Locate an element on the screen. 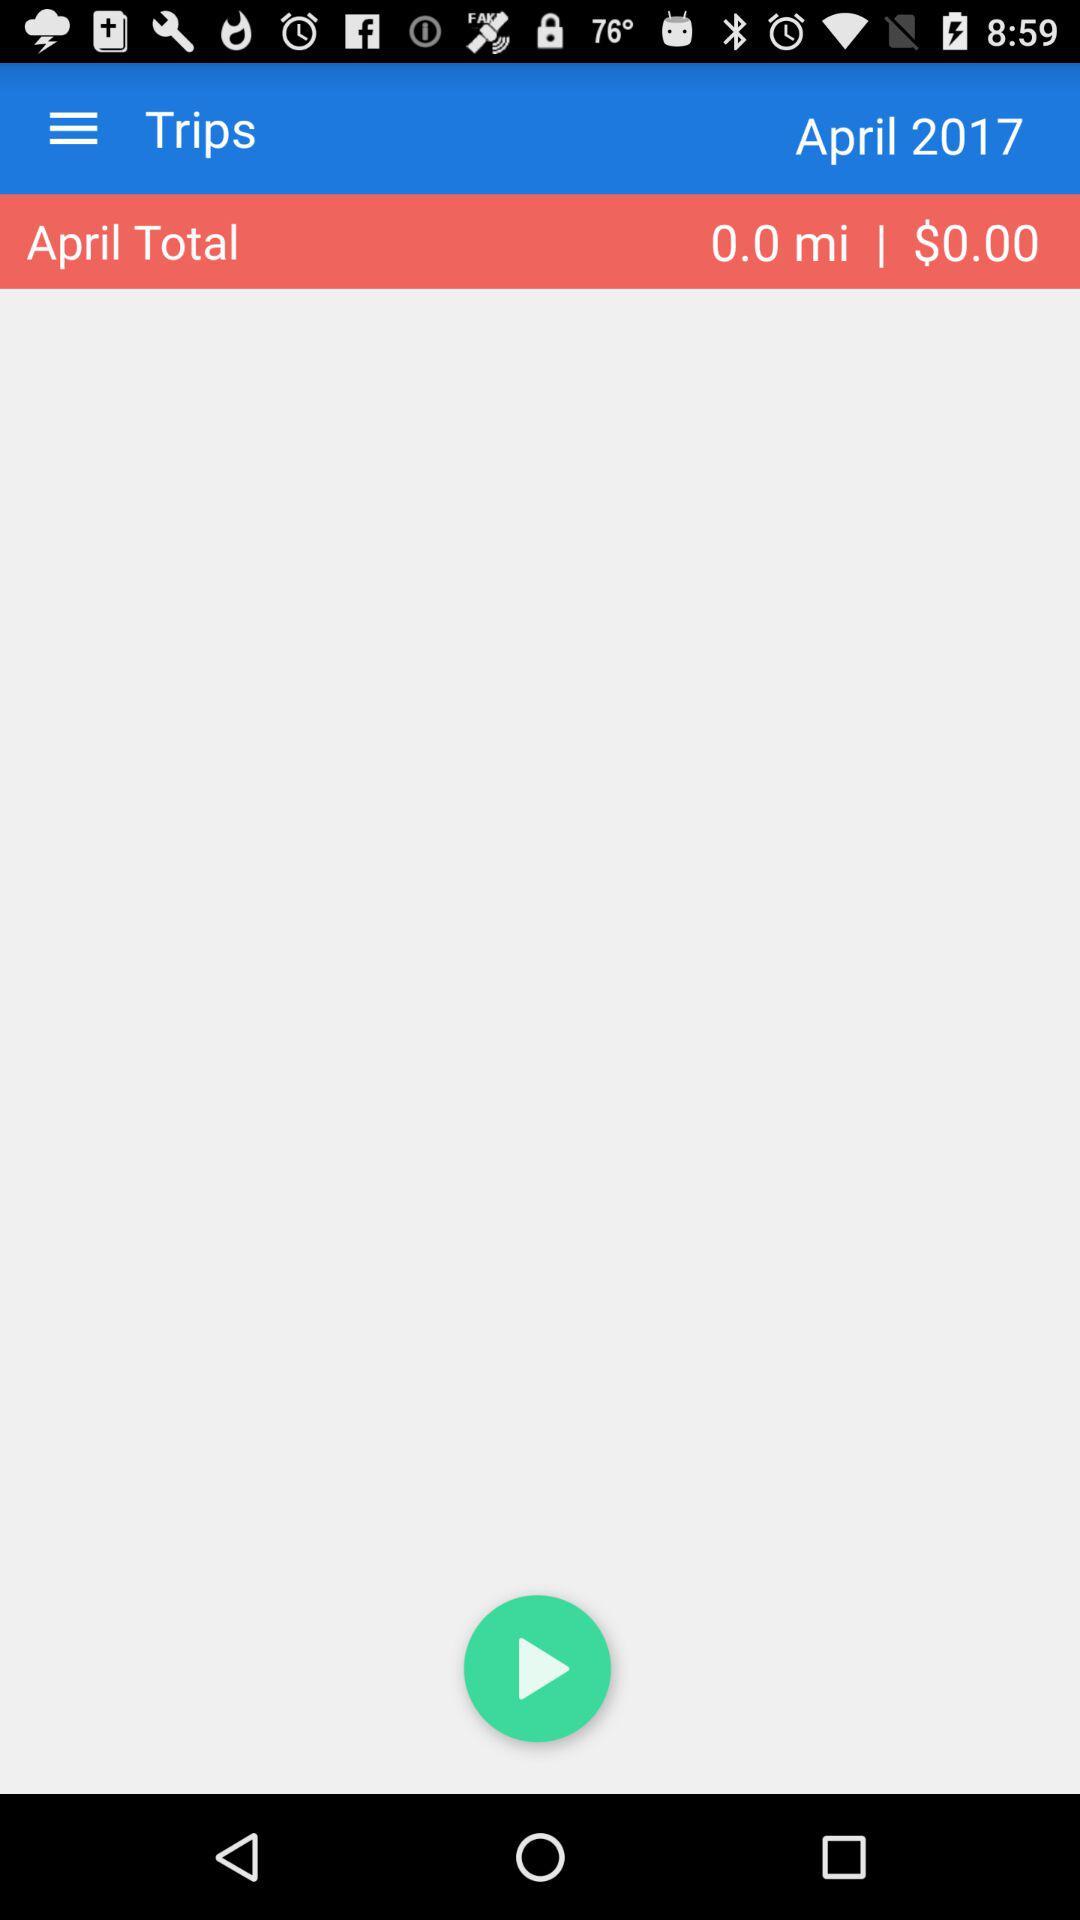 The width and height of the screenshot is (1080, 1920). show options is located at coordinates (72, 127).